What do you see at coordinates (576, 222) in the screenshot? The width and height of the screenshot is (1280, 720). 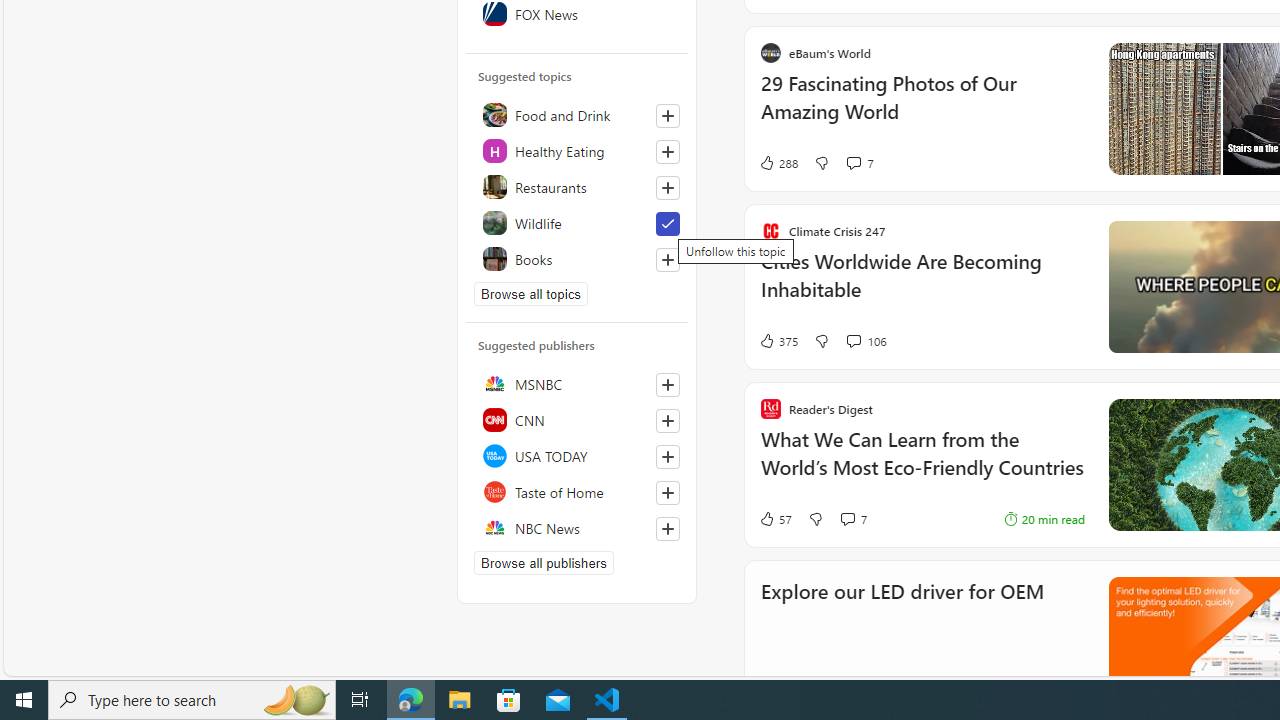 I see `'Wildlife'` at bounding box center [576, 222].